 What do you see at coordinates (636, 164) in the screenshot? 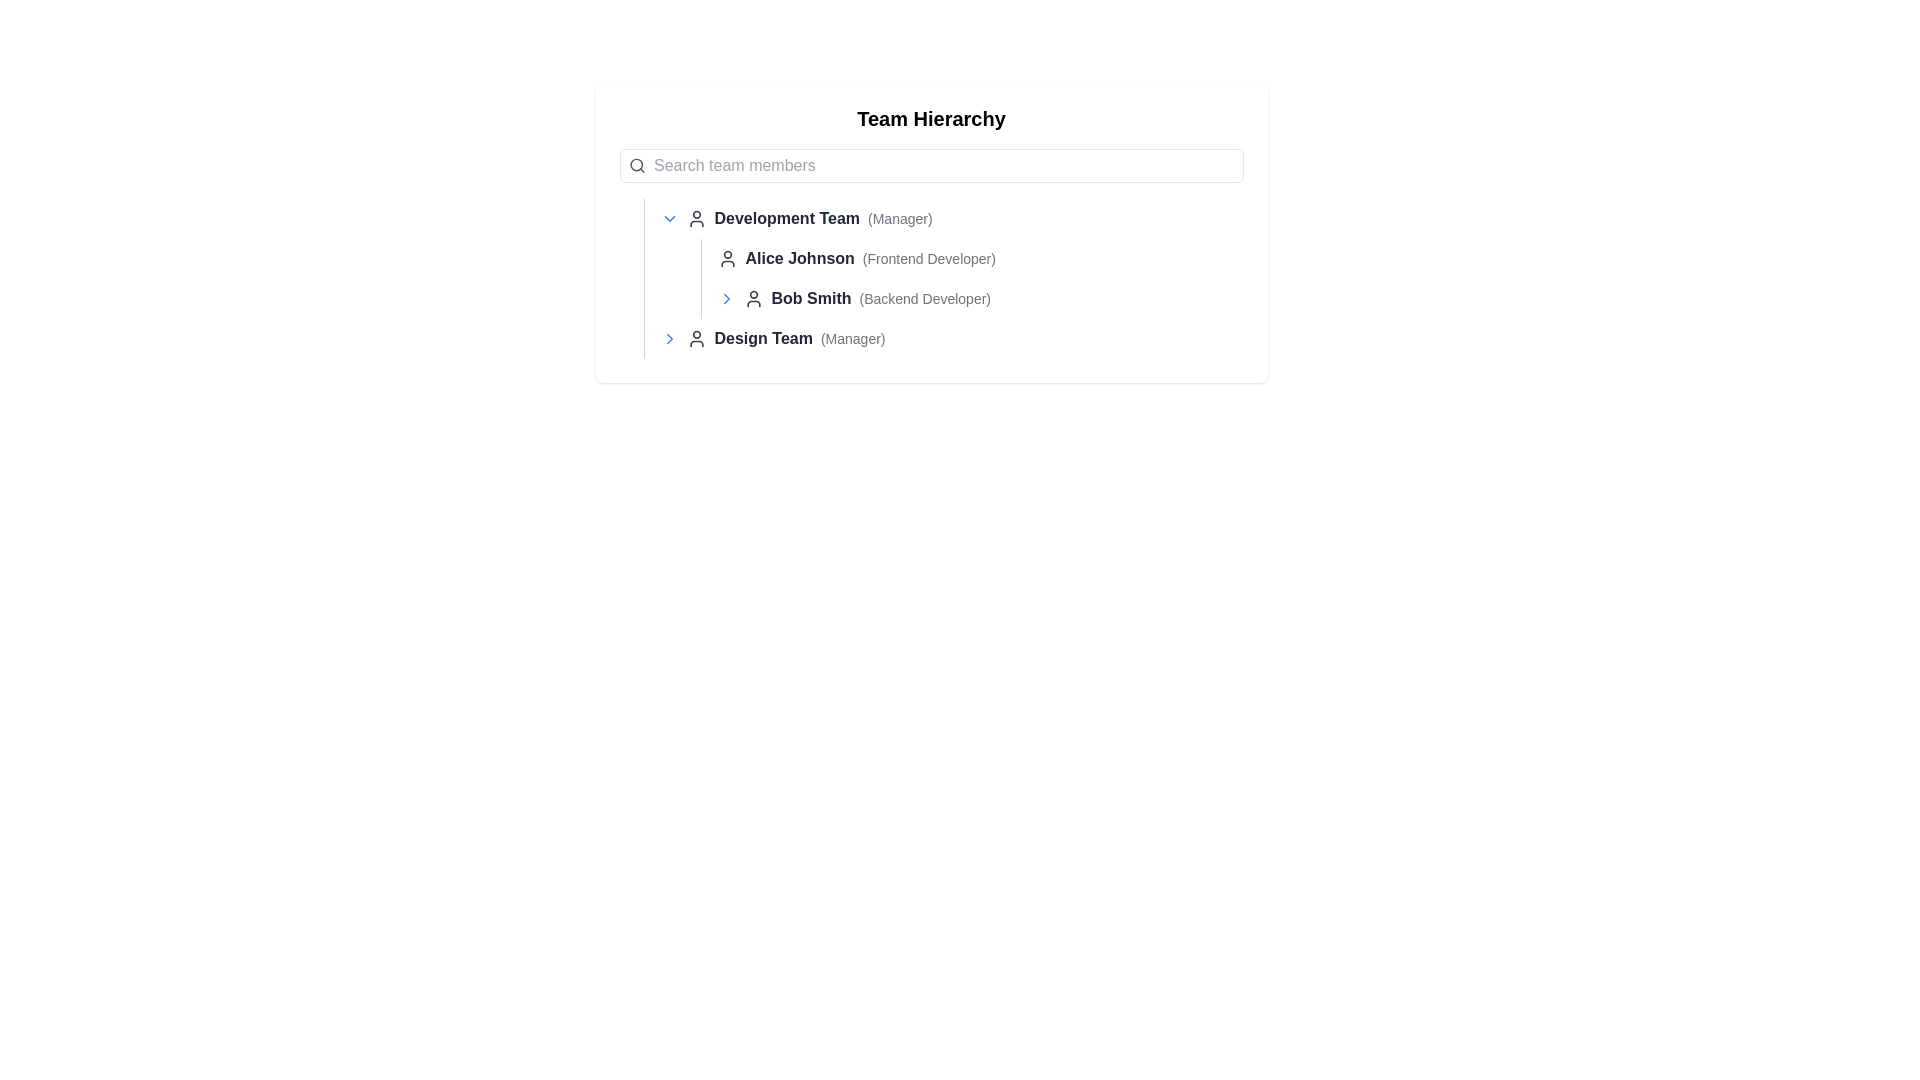
I see `the search icon that serves as a visual indicator for the search input field, which is positioned left-aligned before the text input box` at bounding box center [636, 164].